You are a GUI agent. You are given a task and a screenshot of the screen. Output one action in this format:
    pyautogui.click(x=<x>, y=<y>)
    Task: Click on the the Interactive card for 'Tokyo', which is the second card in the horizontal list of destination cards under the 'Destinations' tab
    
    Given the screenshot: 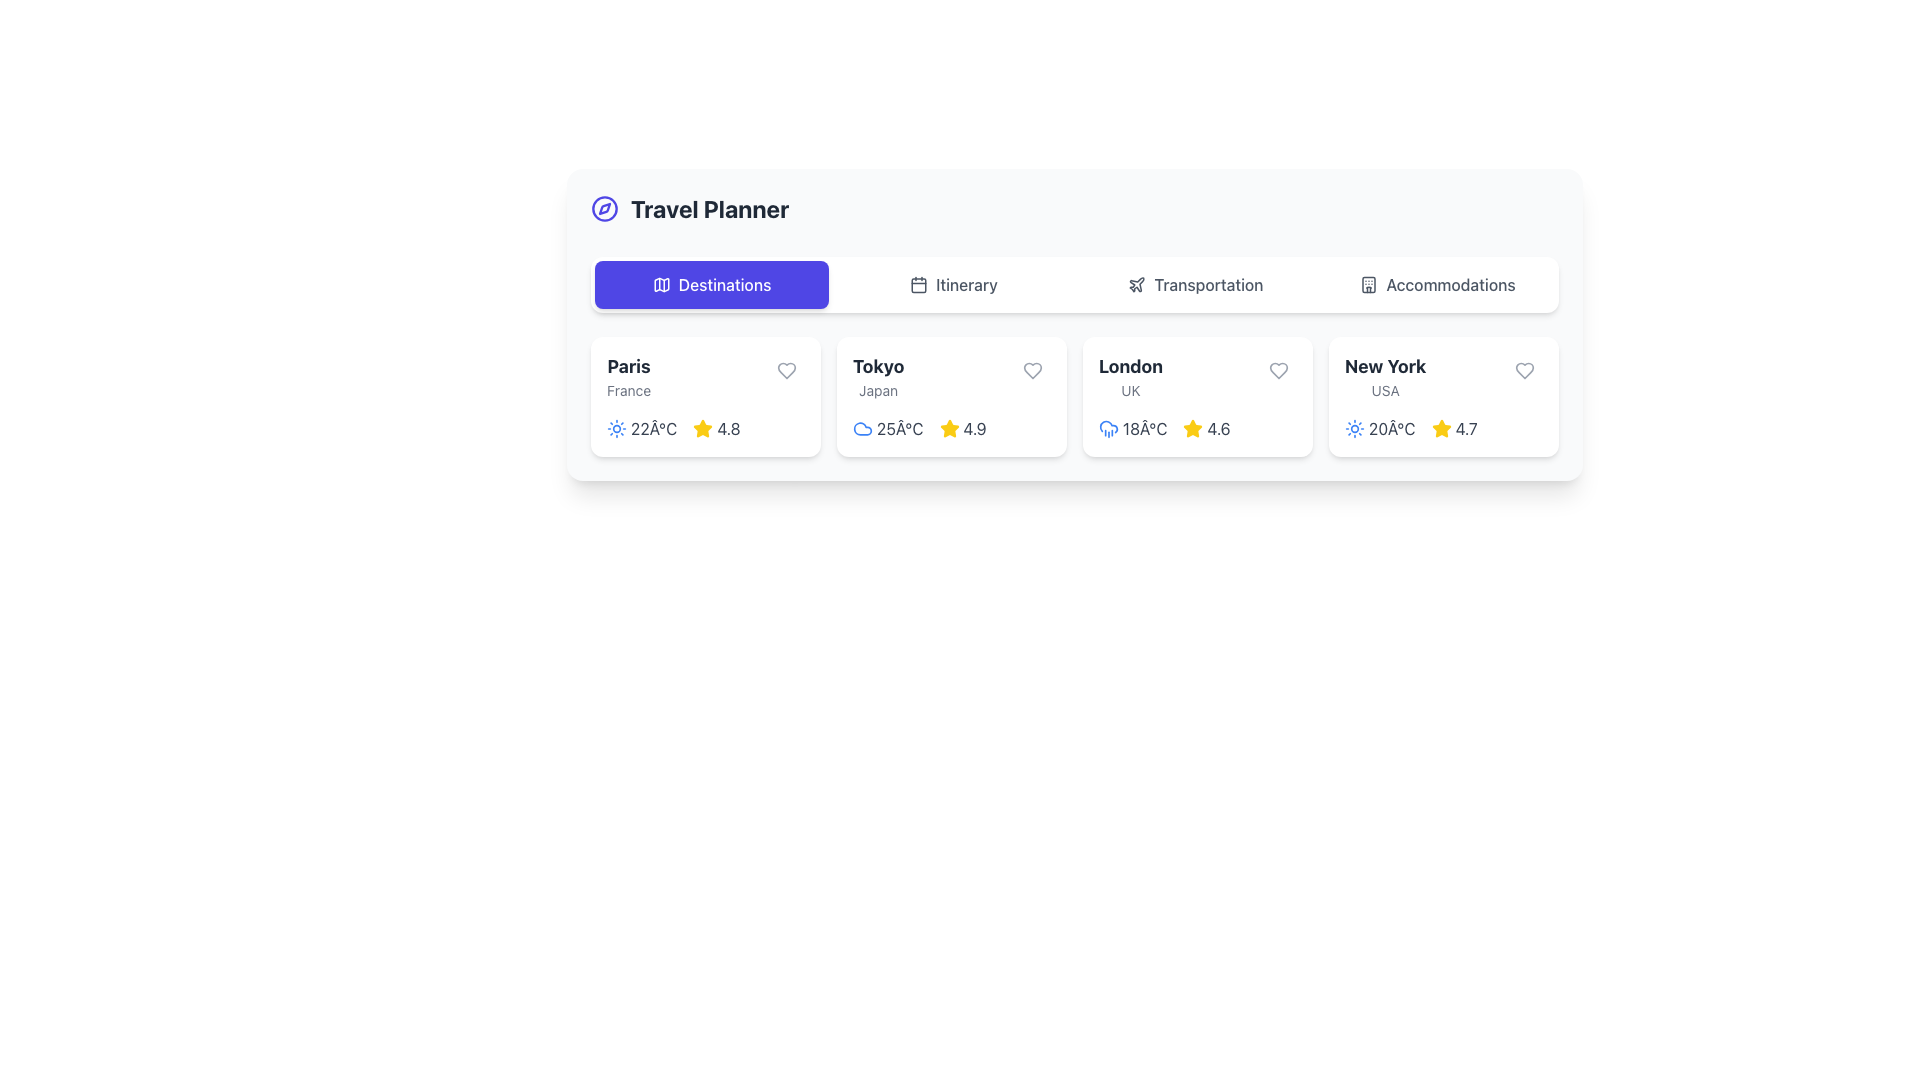 What is the action you would take?
    pyautogui.click(x=950, y=397)
    